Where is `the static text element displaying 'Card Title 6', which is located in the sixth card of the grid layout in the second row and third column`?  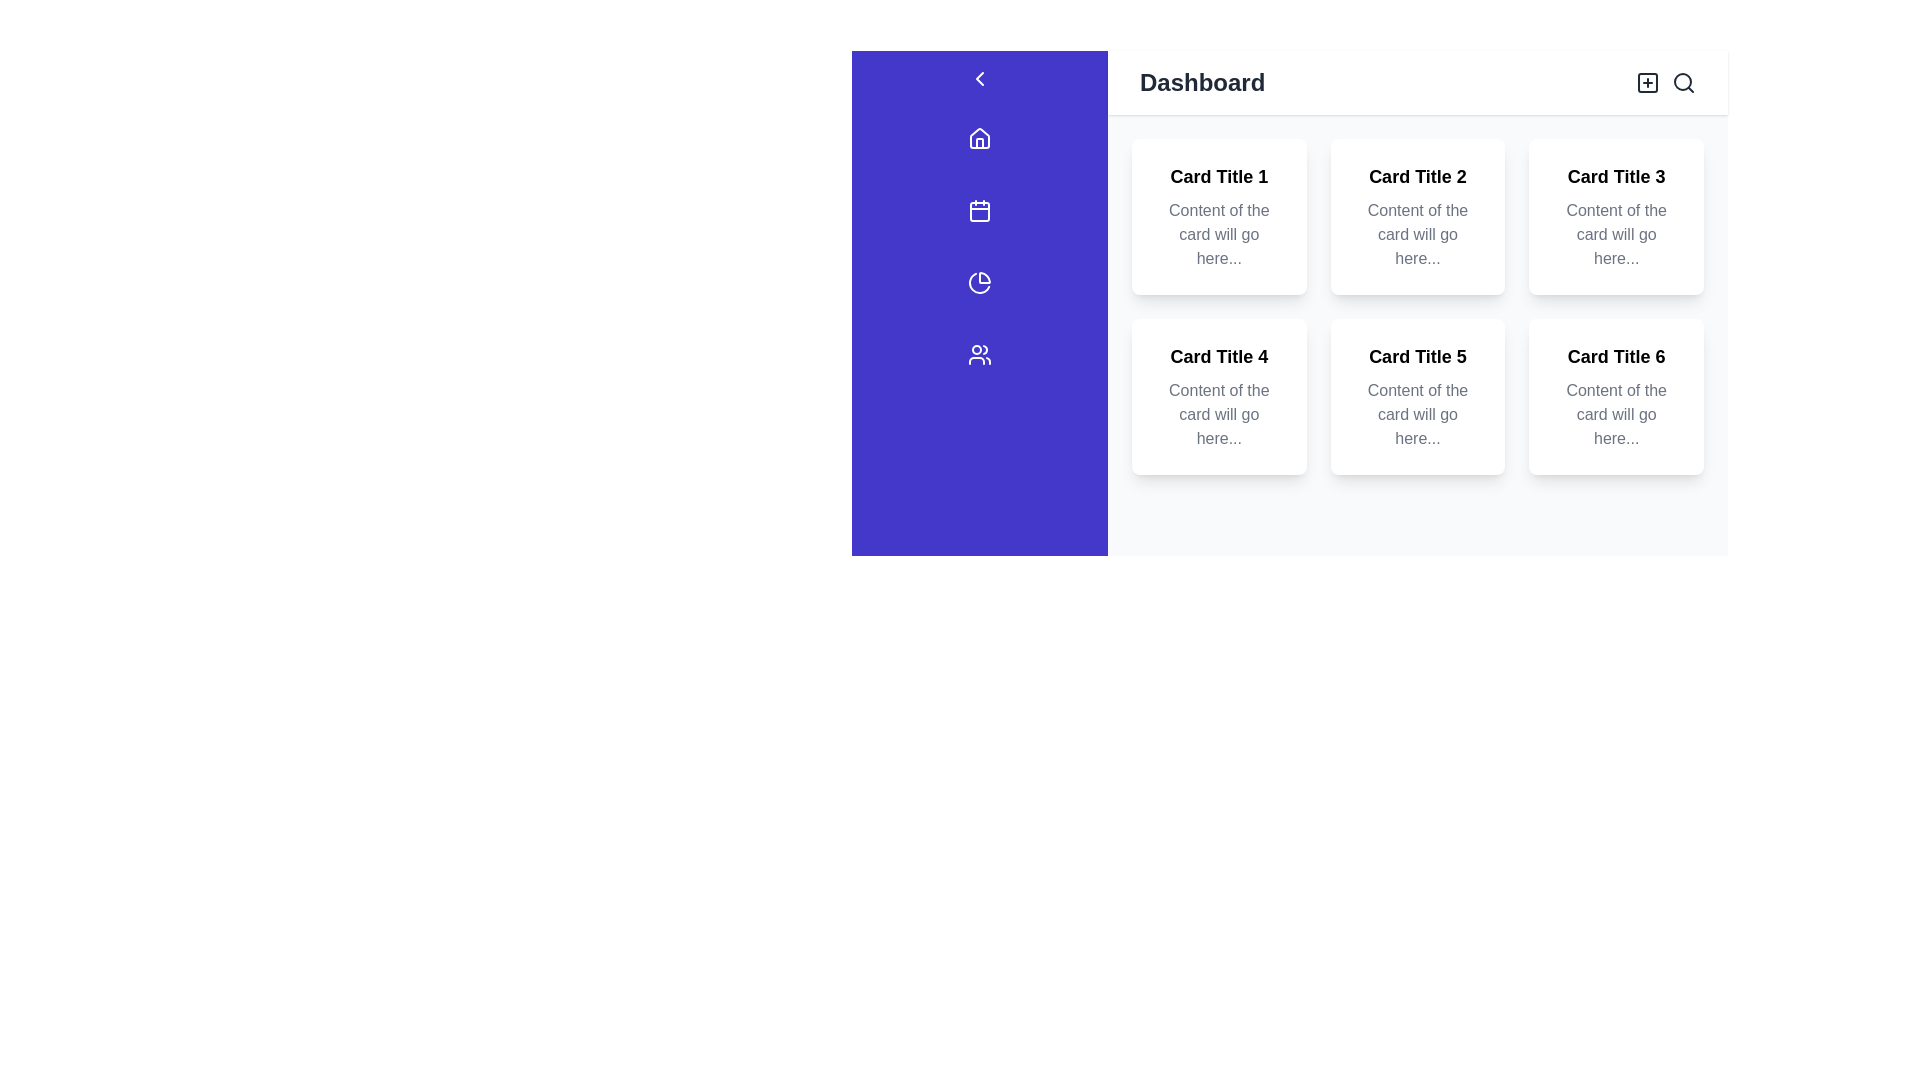 the static text element displaying 'Card Title 6', which is located in the sixth card of the grid layout in the second row and third column is located at coordinates (1616, 356).